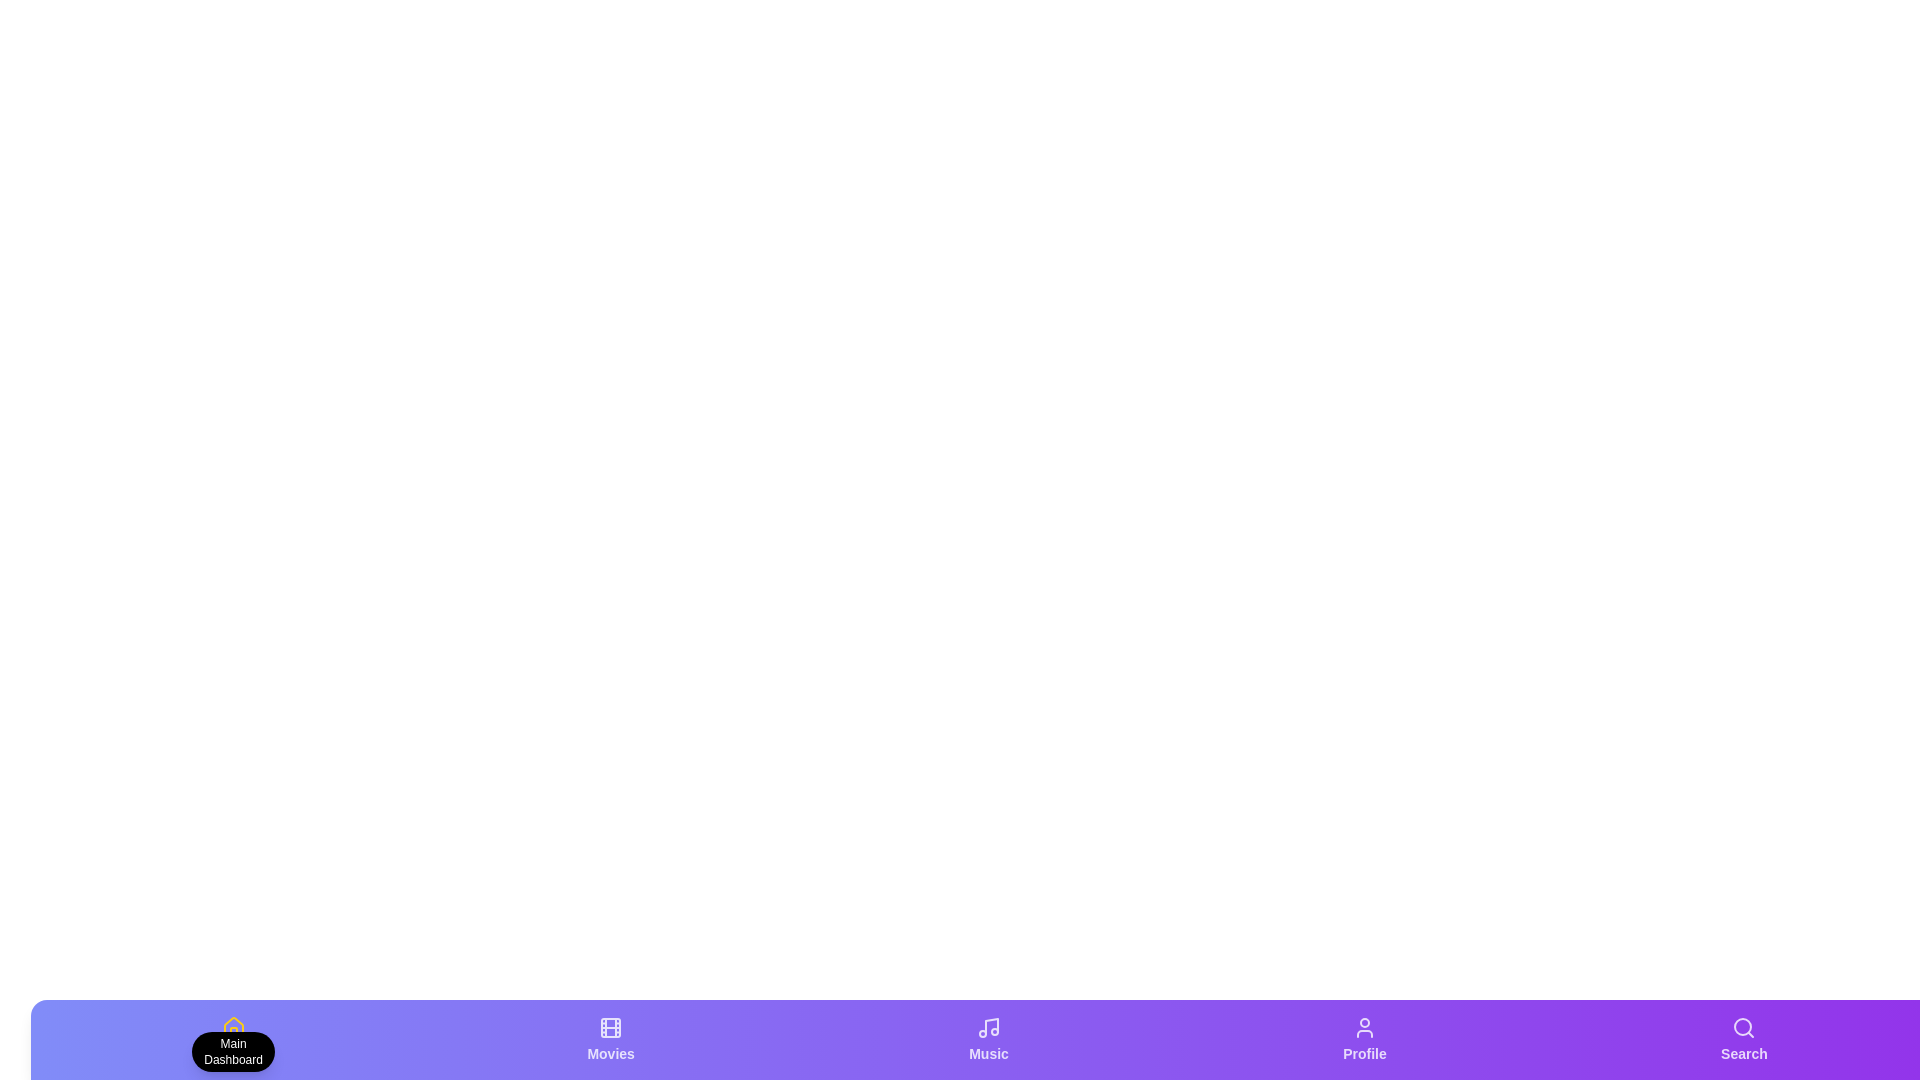 The image size is (1920, 1080). I want to click on the tab labeled 'Search' to view its description tooltip, so click(1743, 1039).